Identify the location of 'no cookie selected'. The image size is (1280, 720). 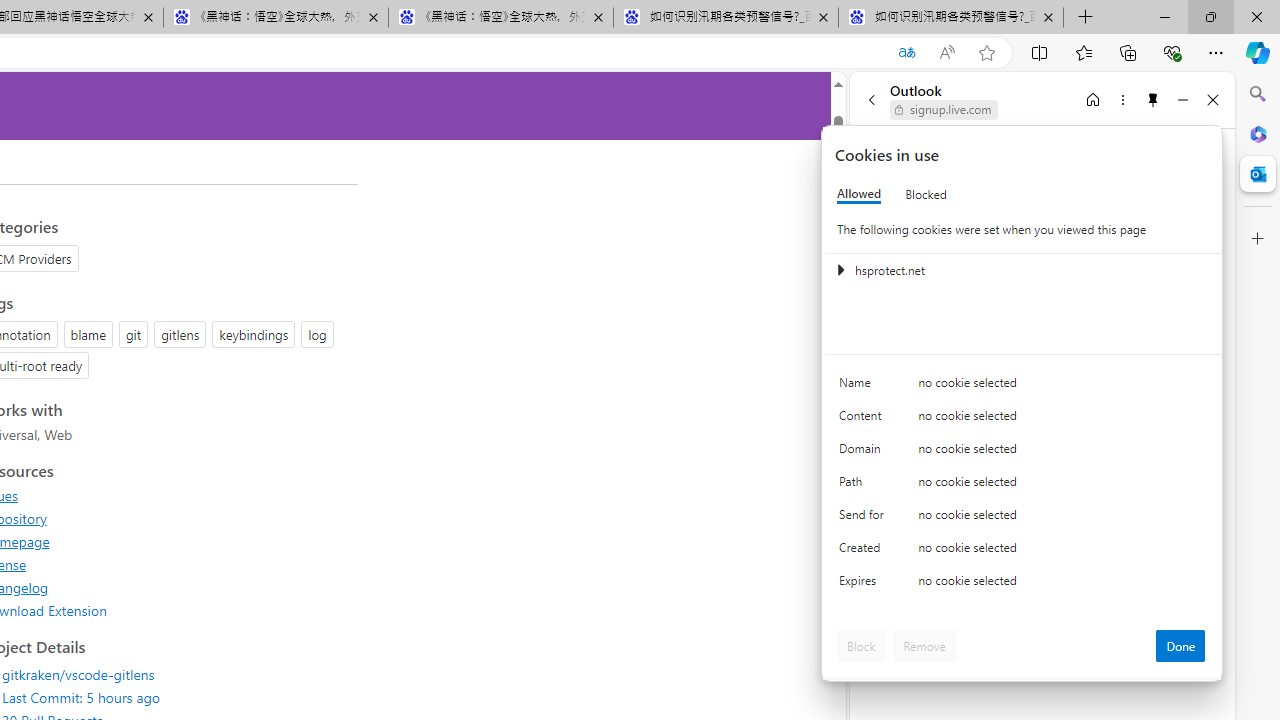
(1061, 585).